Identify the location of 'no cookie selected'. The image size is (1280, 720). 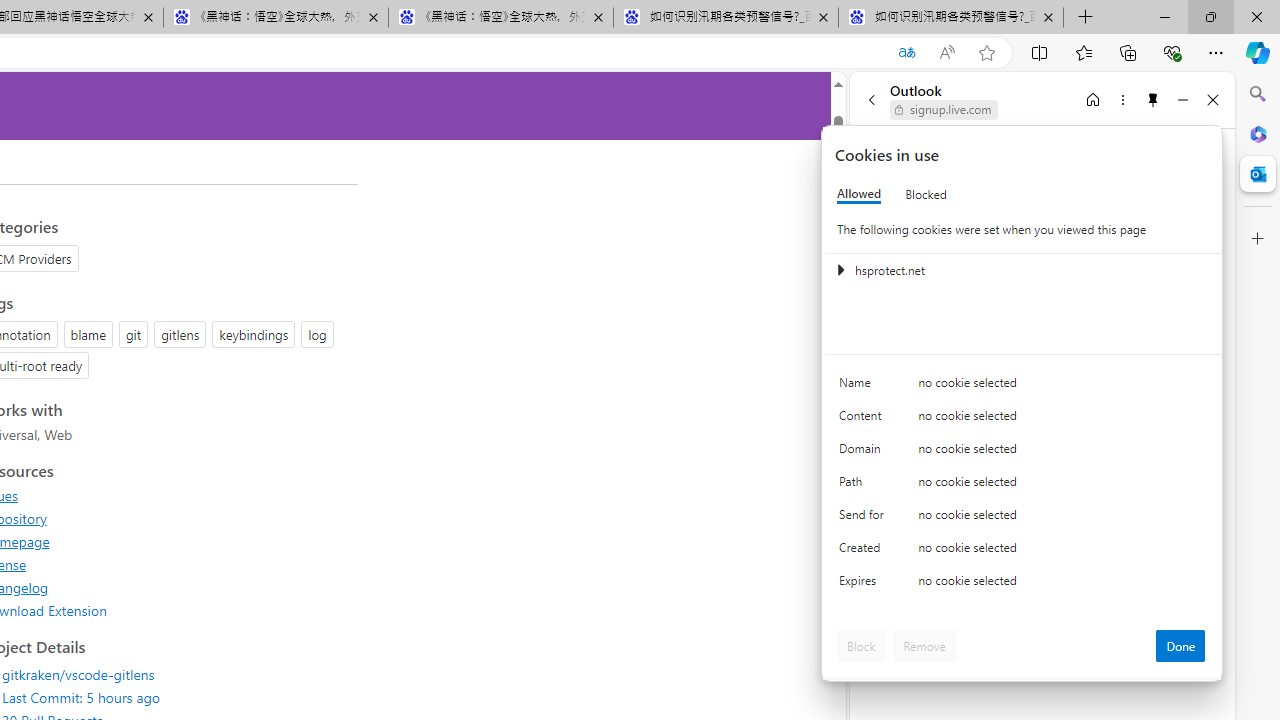
(1061, 585).